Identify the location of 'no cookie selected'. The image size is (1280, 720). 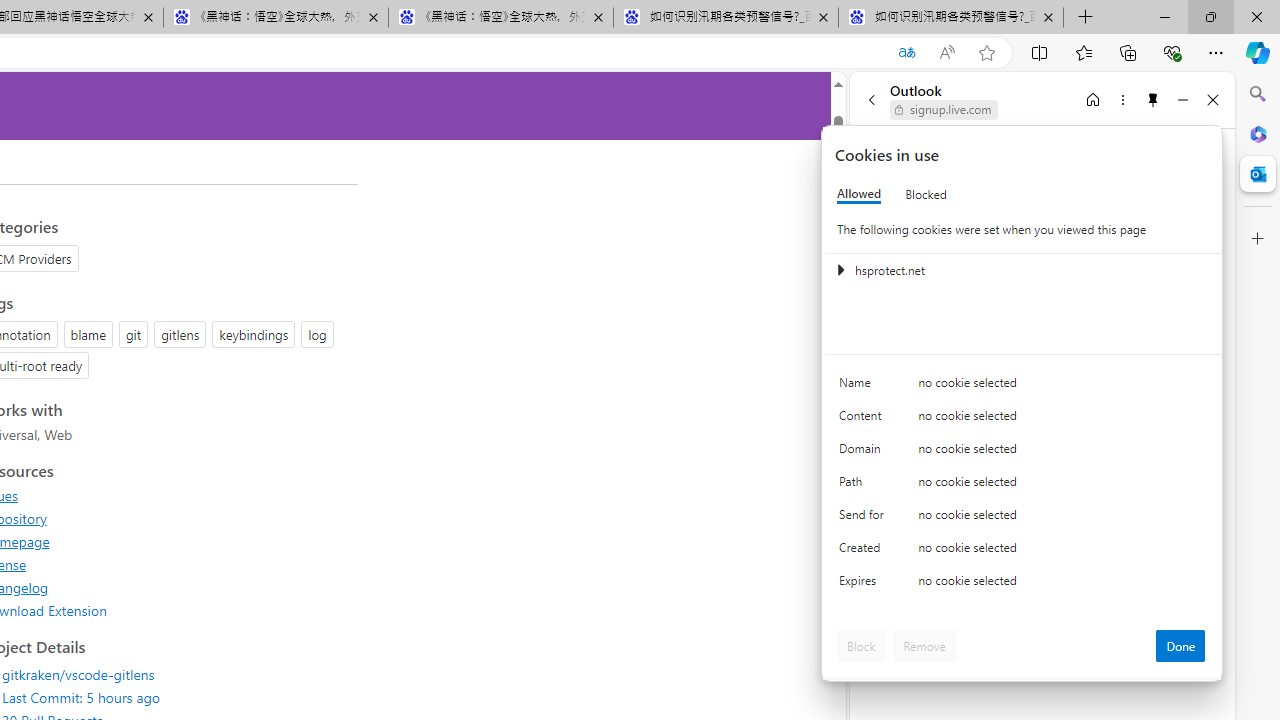
(1061, 585).